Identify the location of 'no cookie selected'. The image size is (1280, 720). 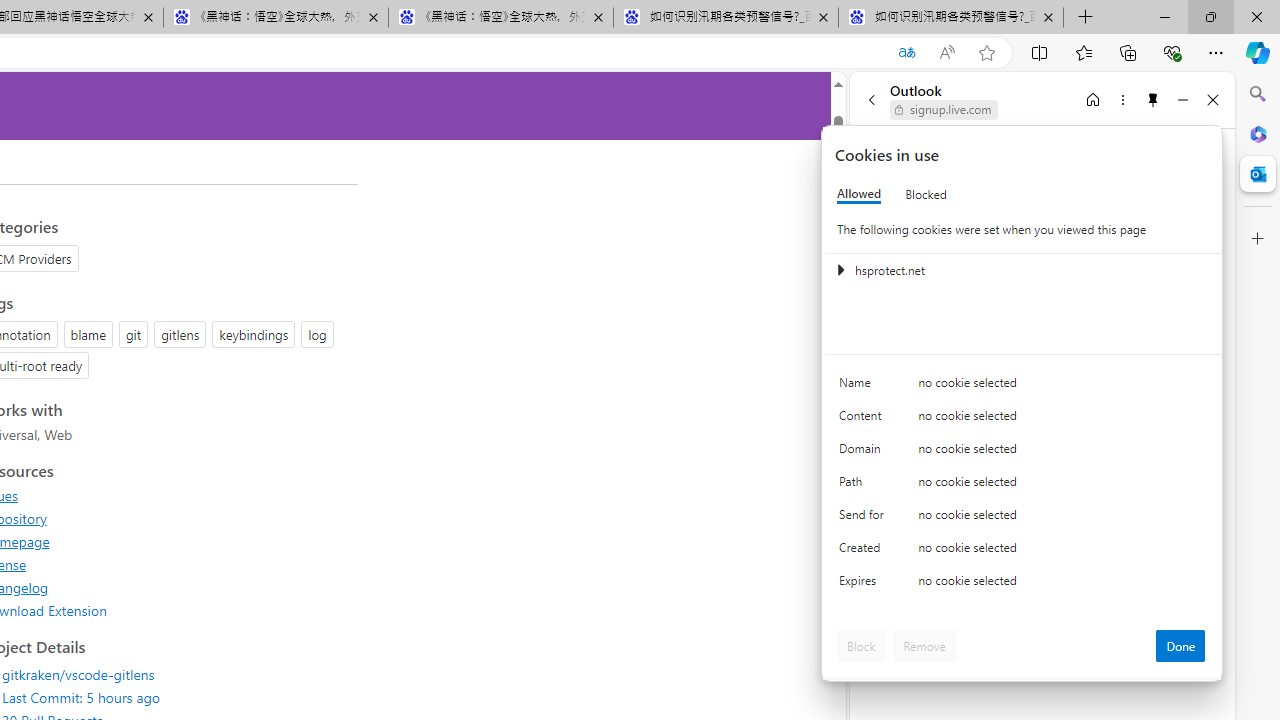
(1061, 585).